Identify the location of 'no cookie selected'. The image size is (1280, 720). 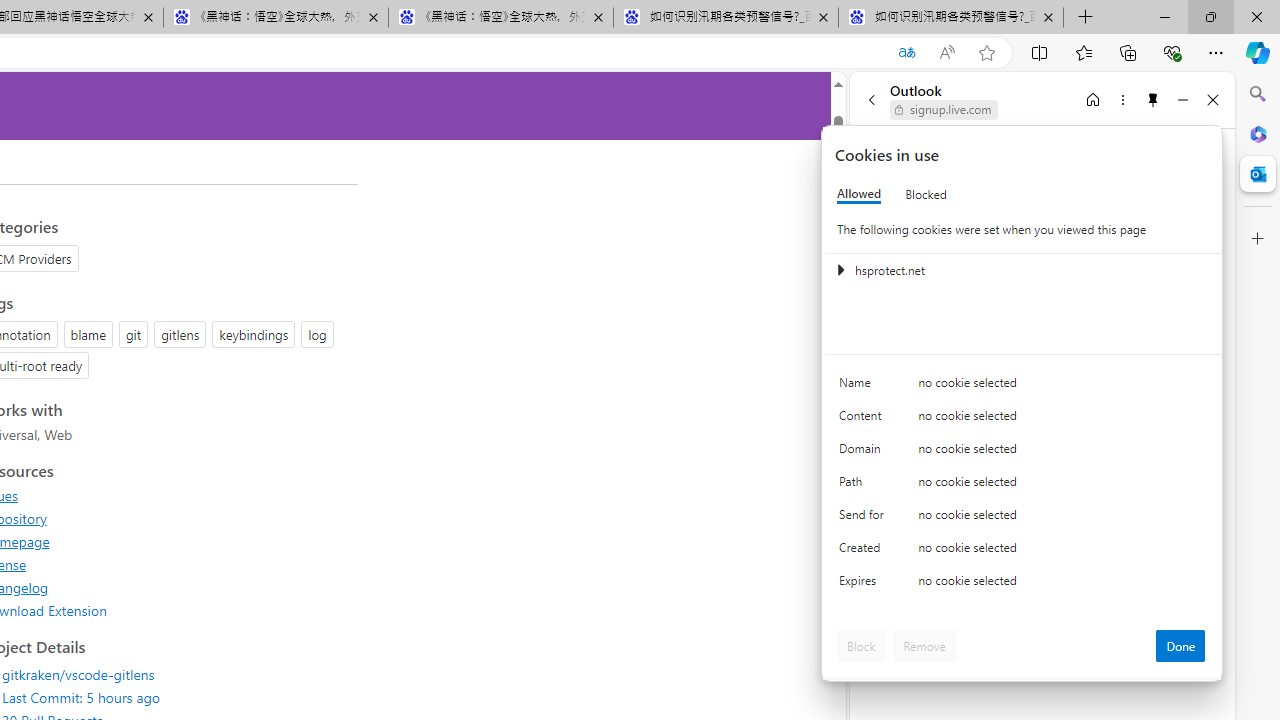
(1061, 585).